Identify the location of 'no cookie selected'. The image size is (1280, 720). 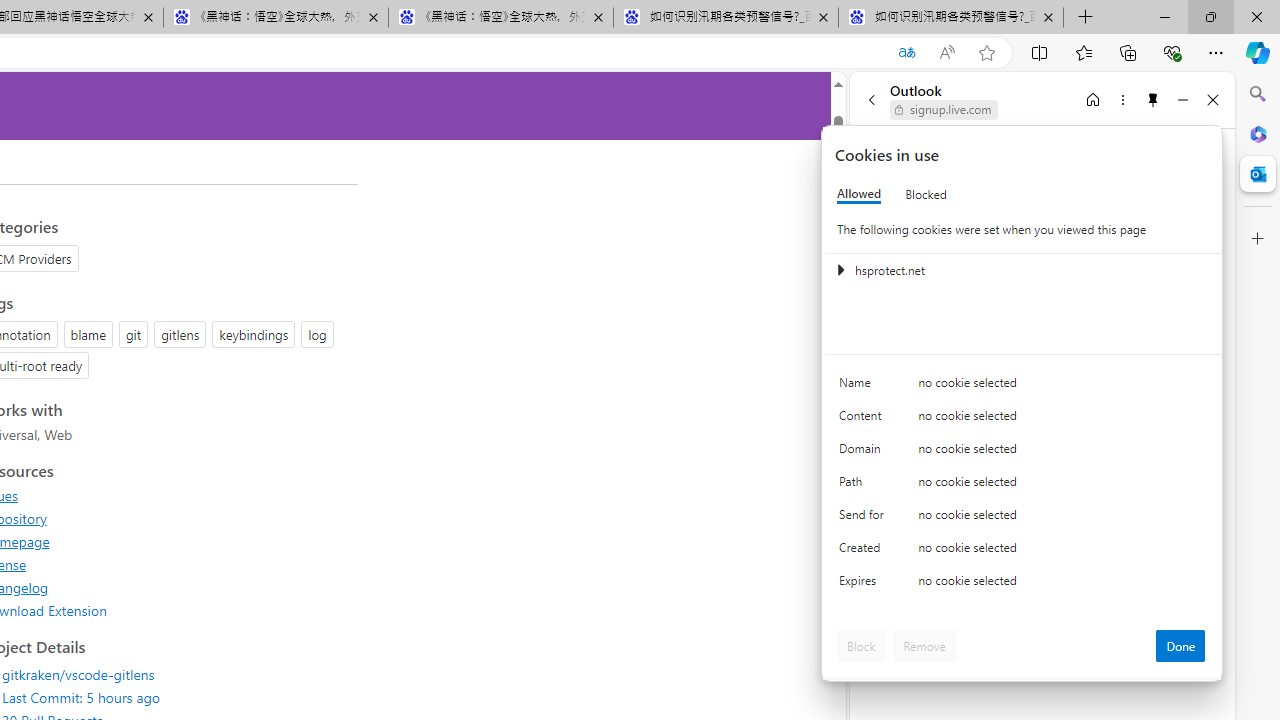
(1061, 585).